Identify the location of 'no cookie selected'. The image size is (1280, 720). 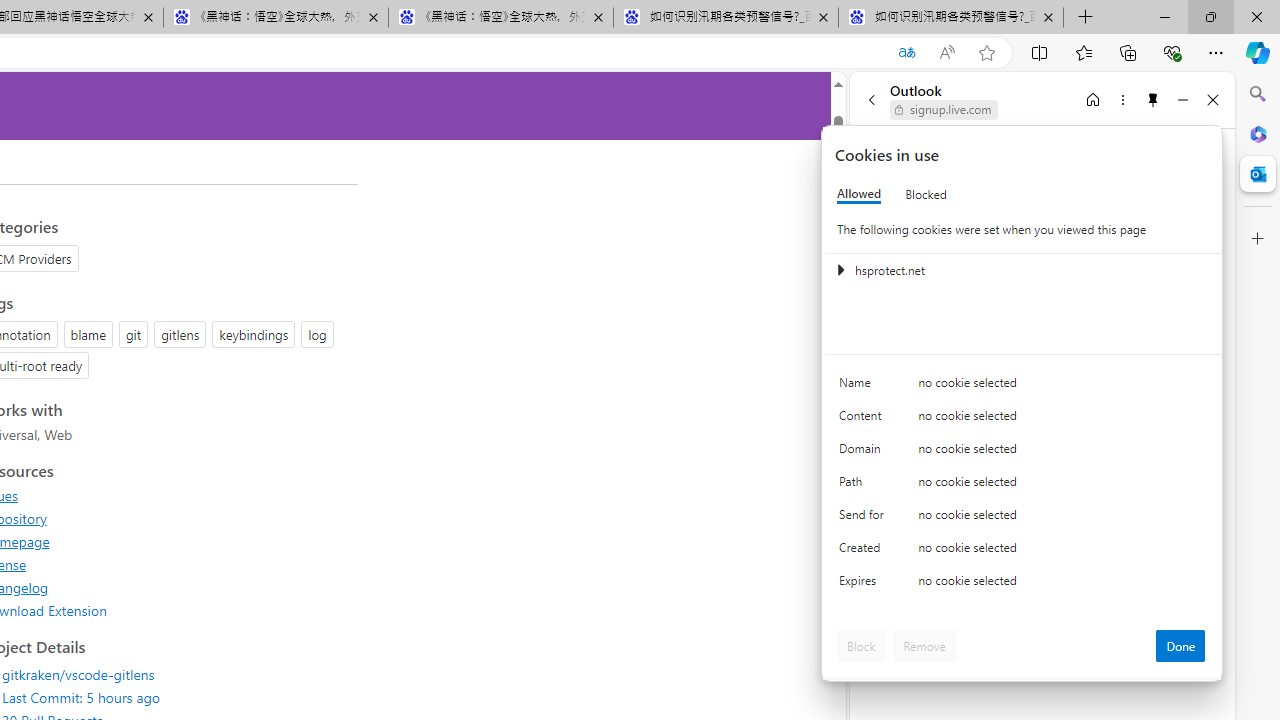
(1061, 585).